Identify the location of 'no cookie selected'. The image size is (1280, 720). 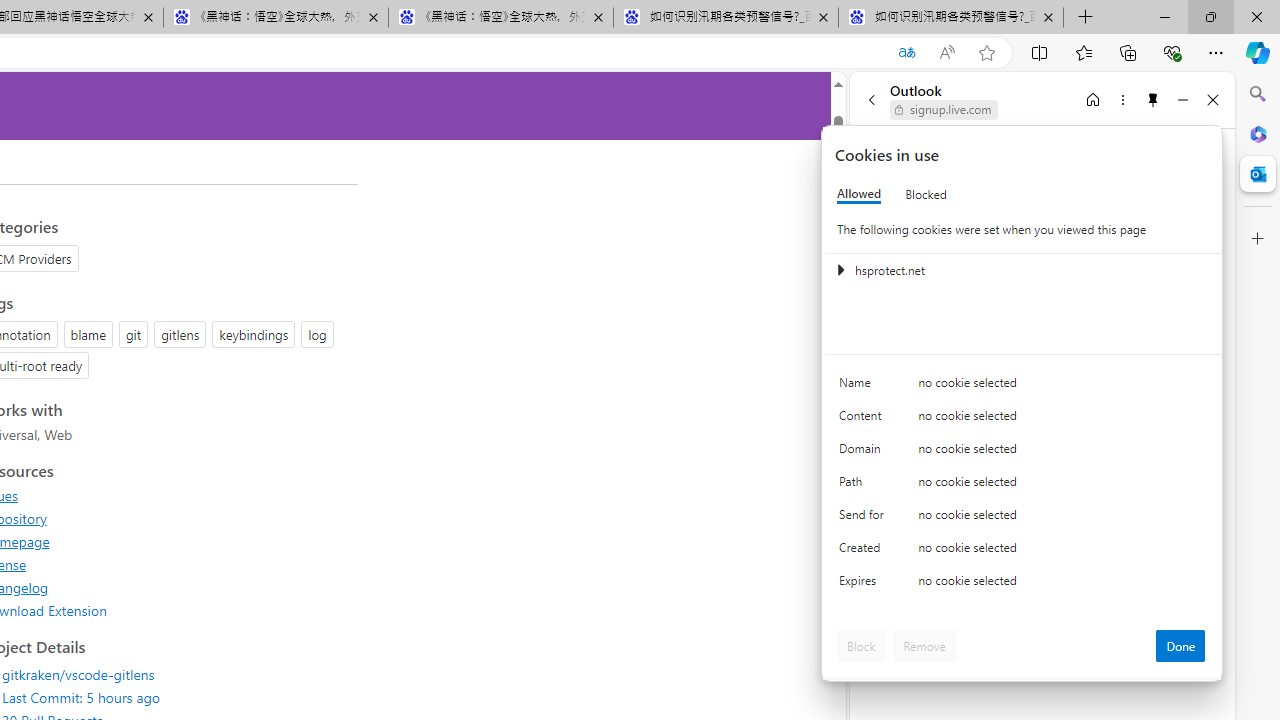
(1061, 585).